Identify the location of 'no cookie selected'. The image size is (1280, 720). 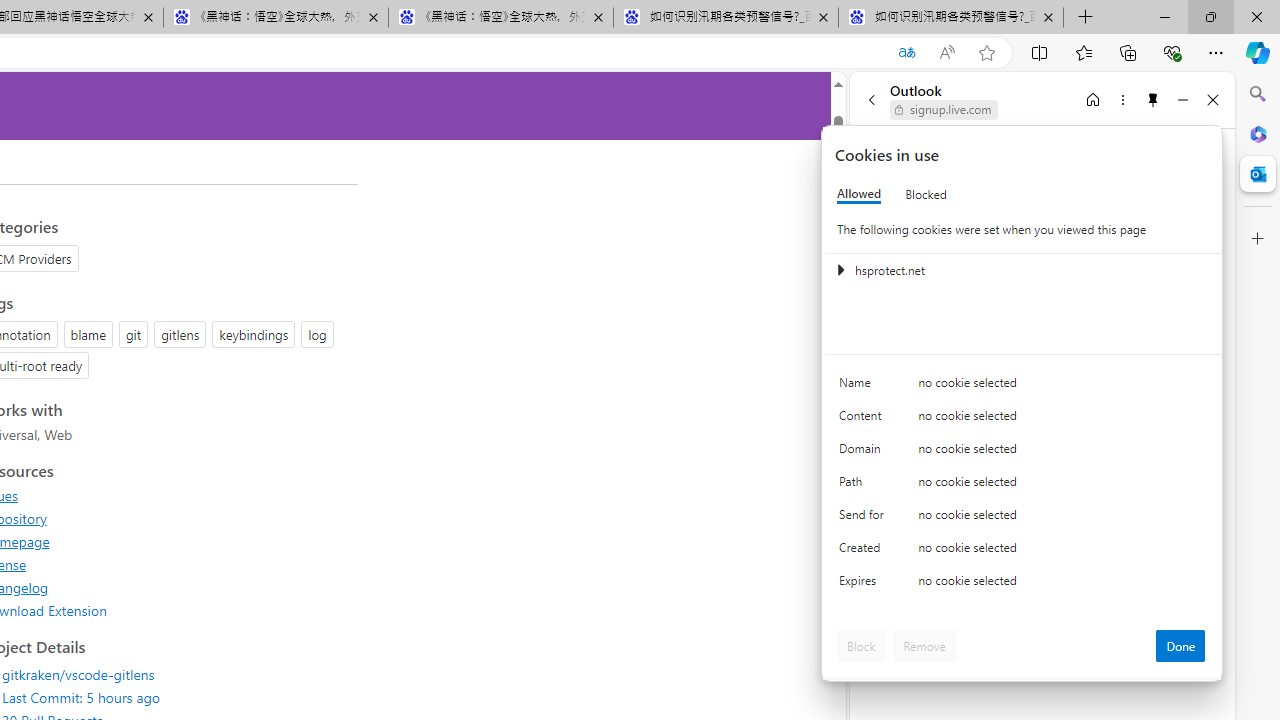
(1061, 585).